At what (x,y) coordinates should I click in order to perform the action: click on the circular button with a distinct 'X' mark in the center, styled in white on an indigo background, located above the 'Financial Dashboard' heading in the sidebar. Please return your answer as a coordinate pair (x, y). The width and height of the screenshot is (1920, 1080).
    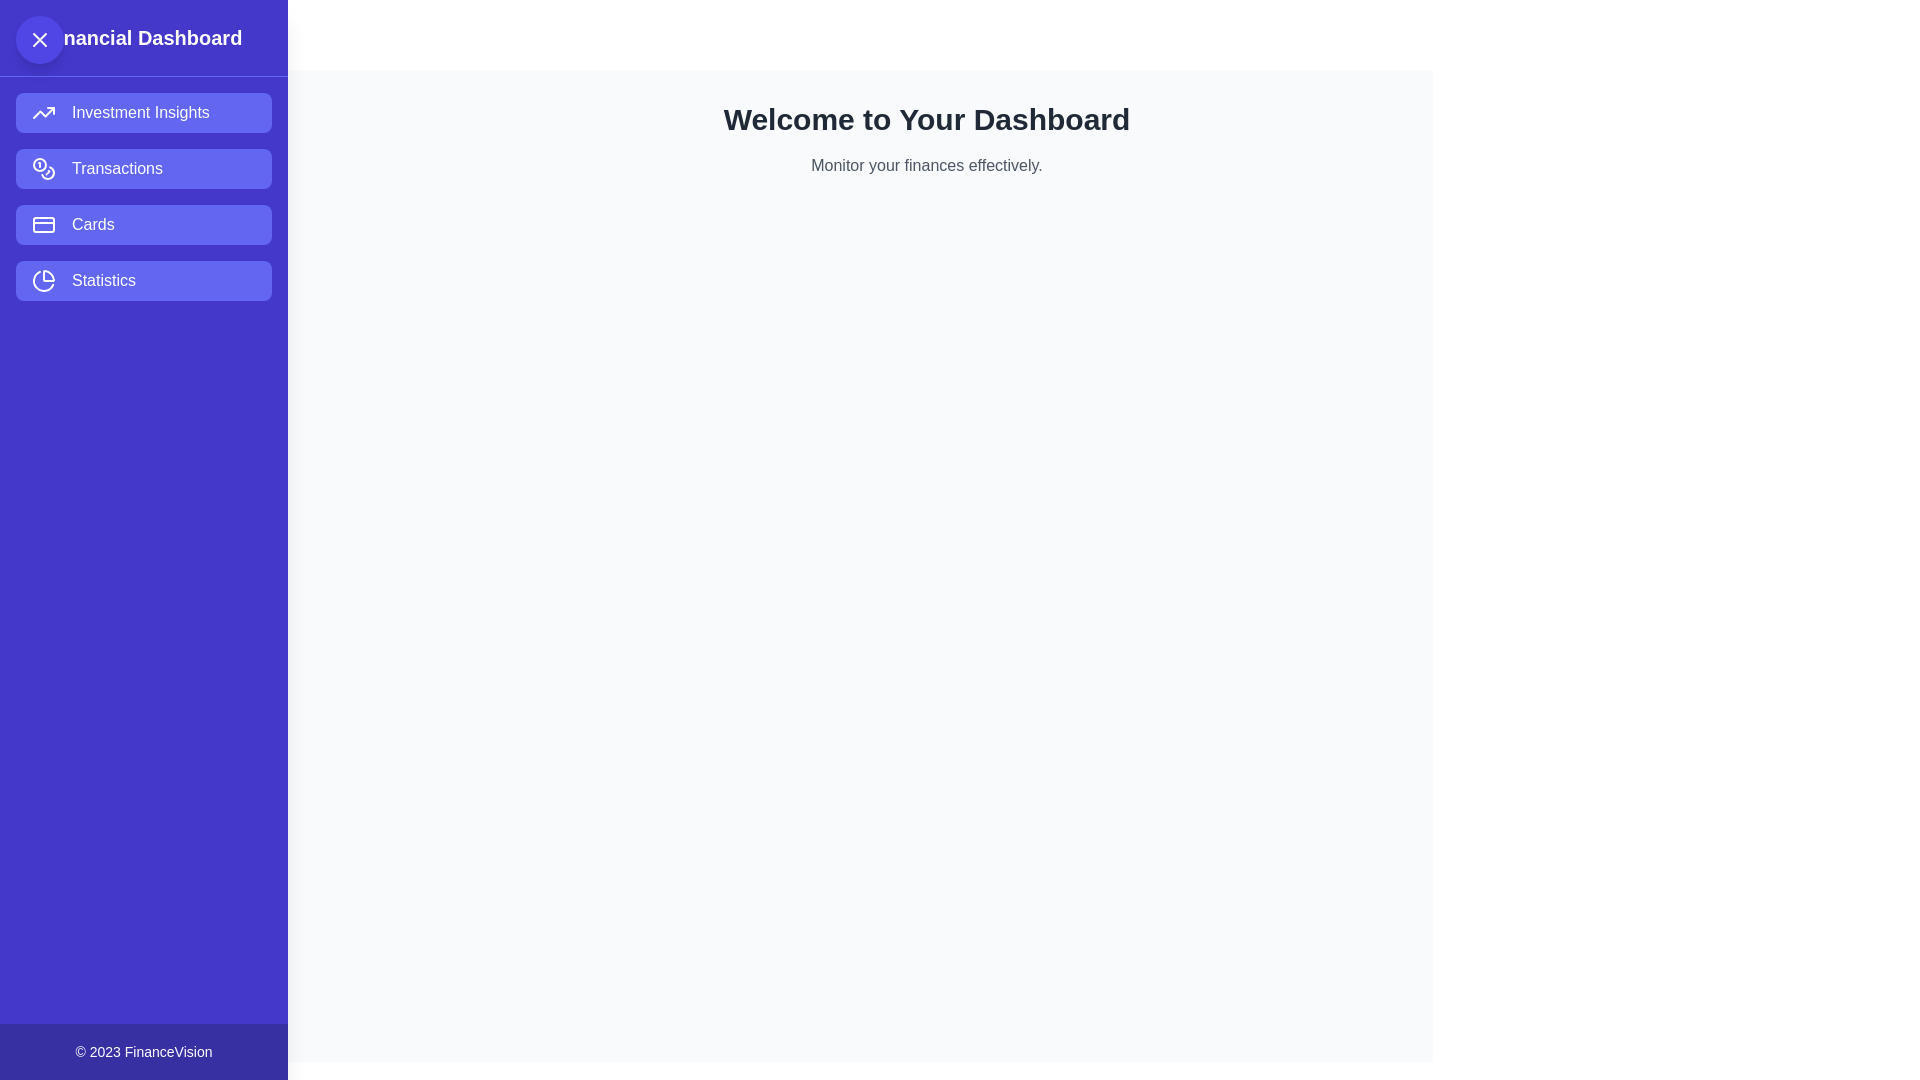
    Looking at the image, I should click on (39, 39).